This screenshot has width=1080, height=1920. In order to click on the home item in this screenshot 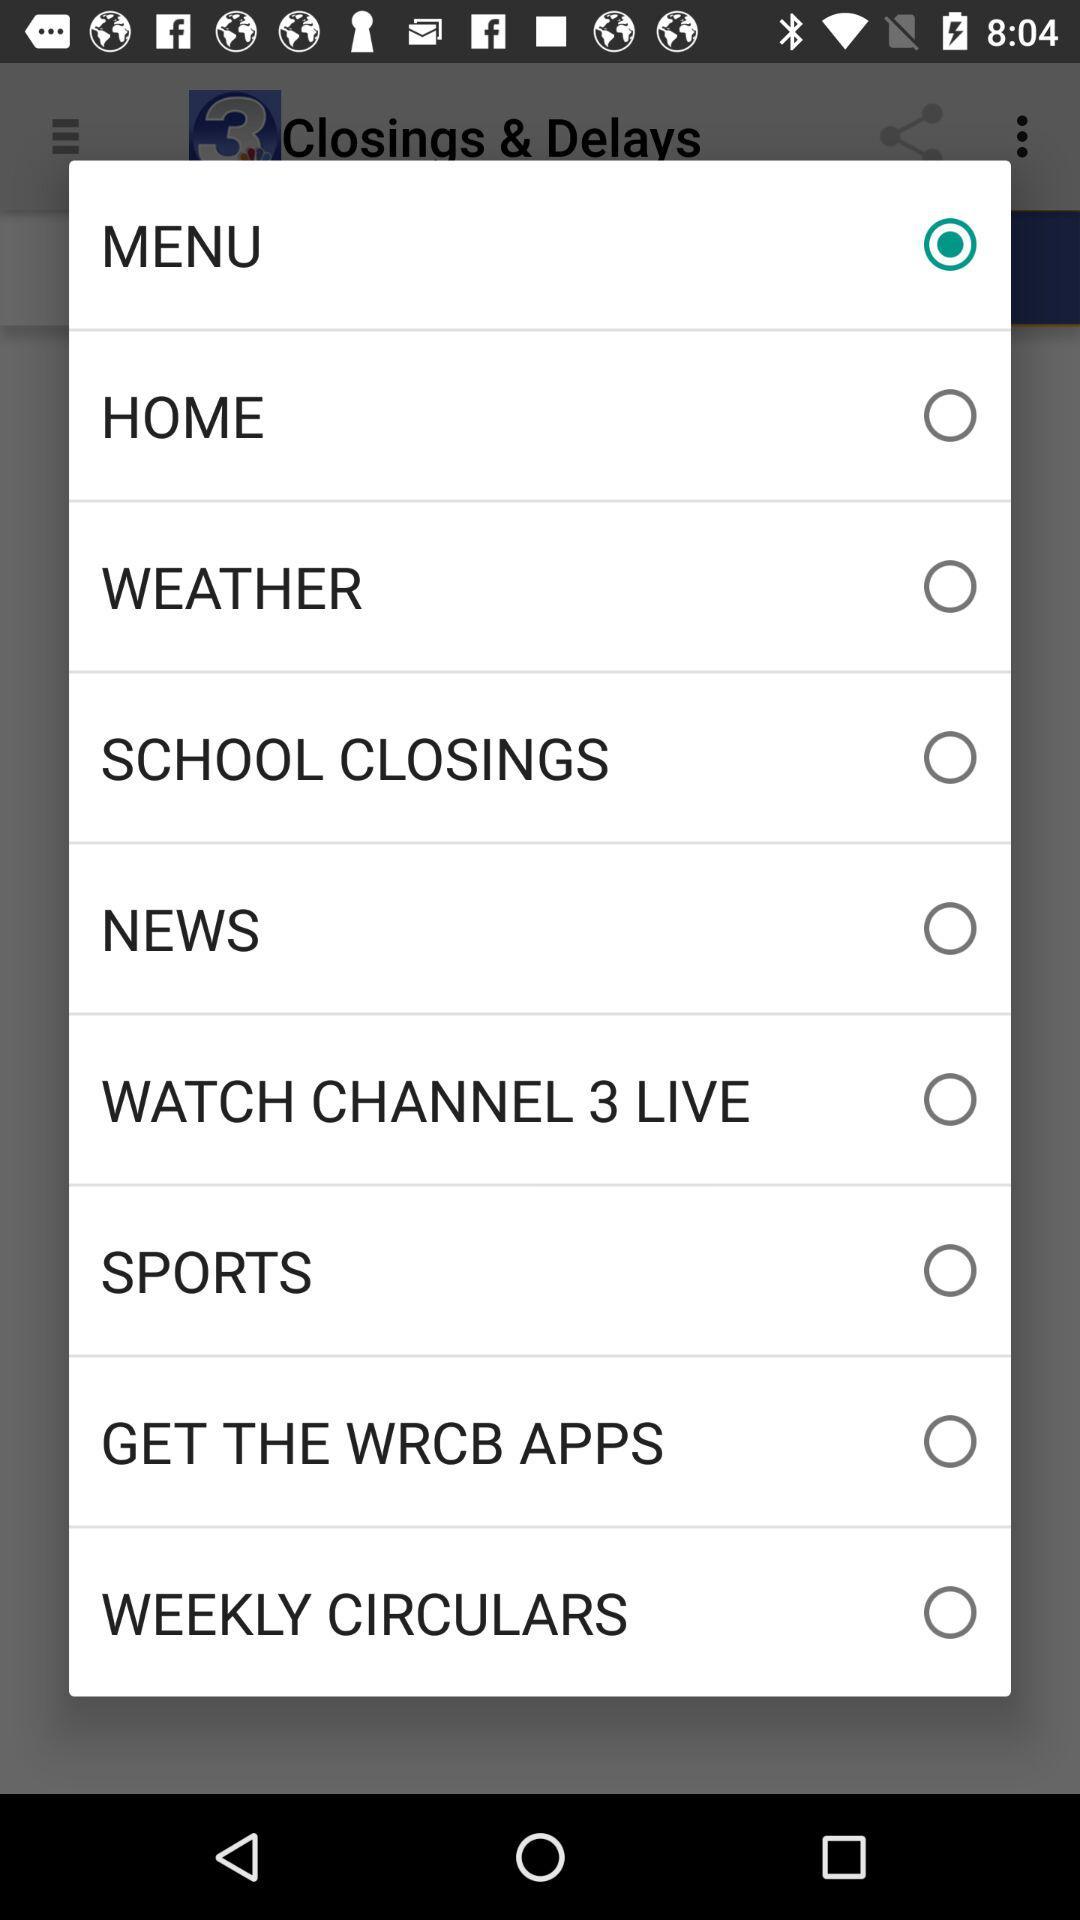, I will do `click(540, 414)`.